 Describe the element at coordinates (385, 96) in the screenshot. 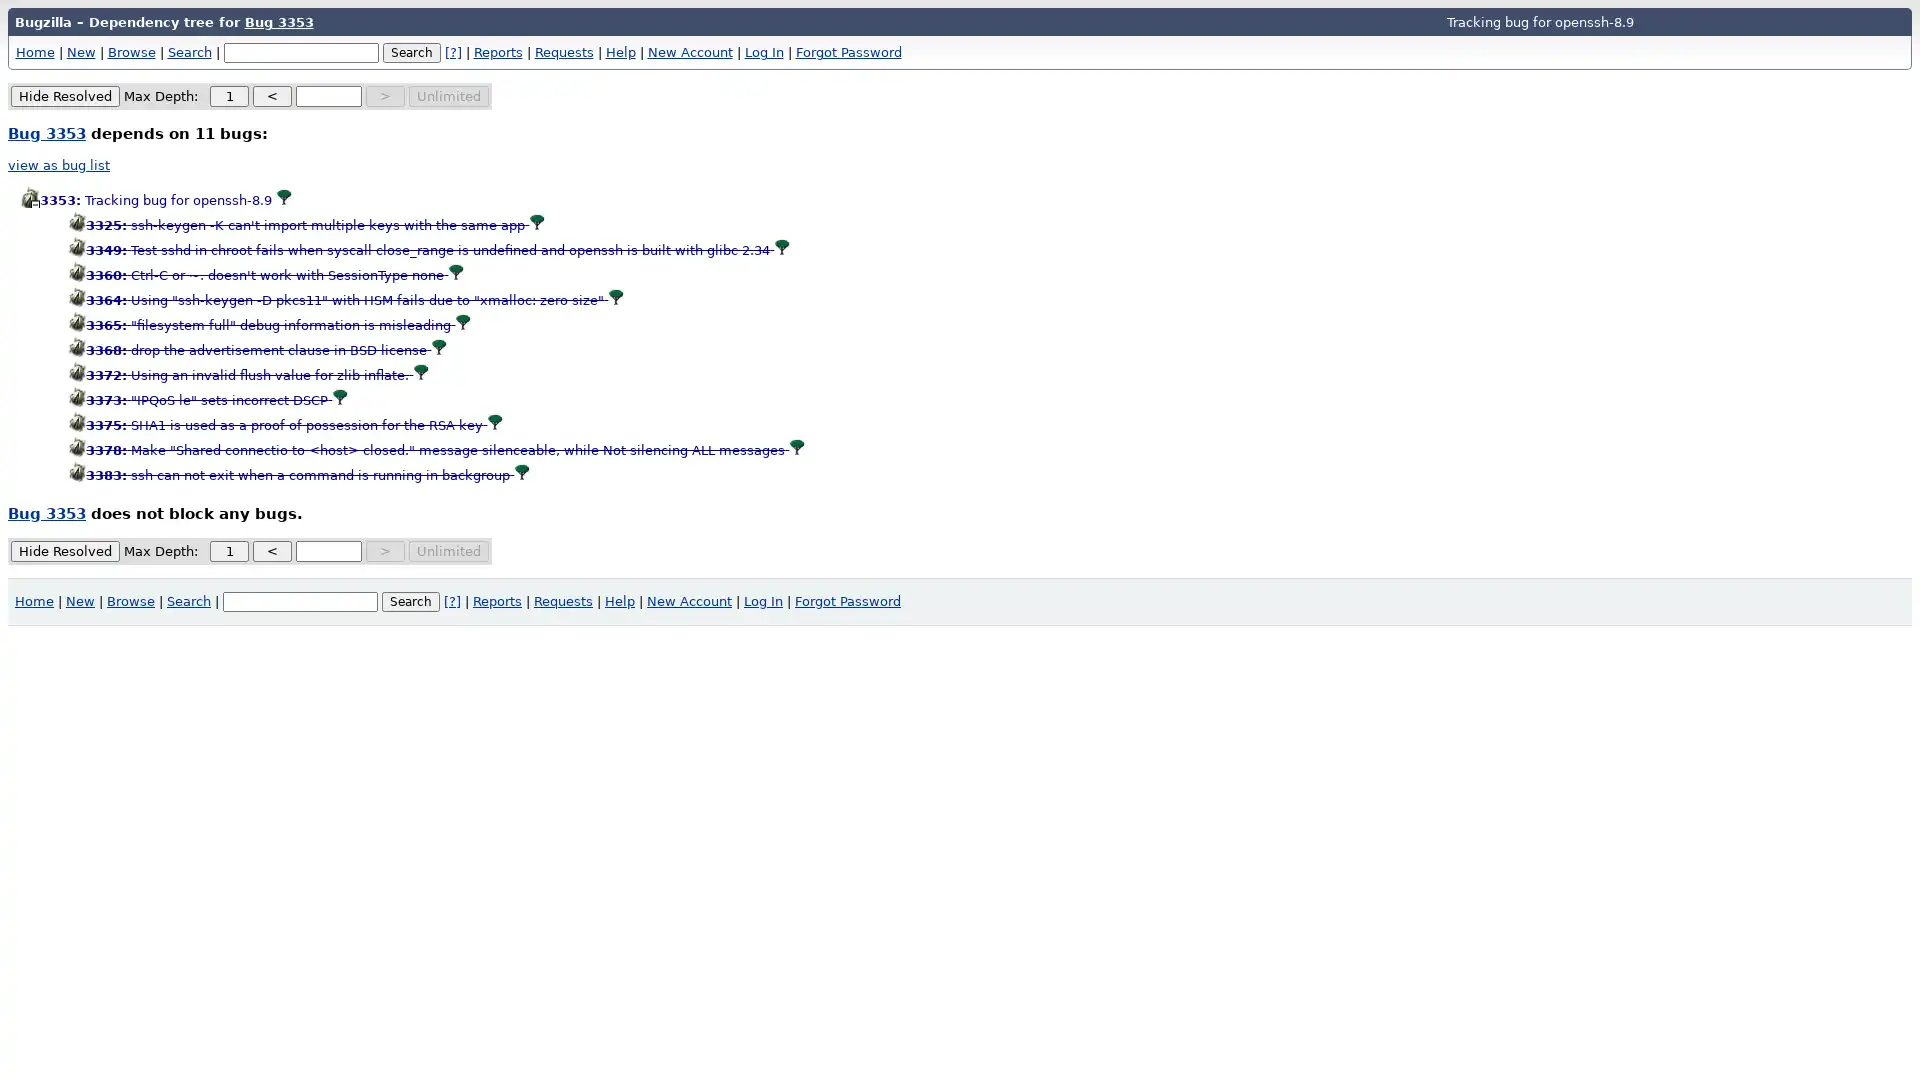

I see `>` at that location.